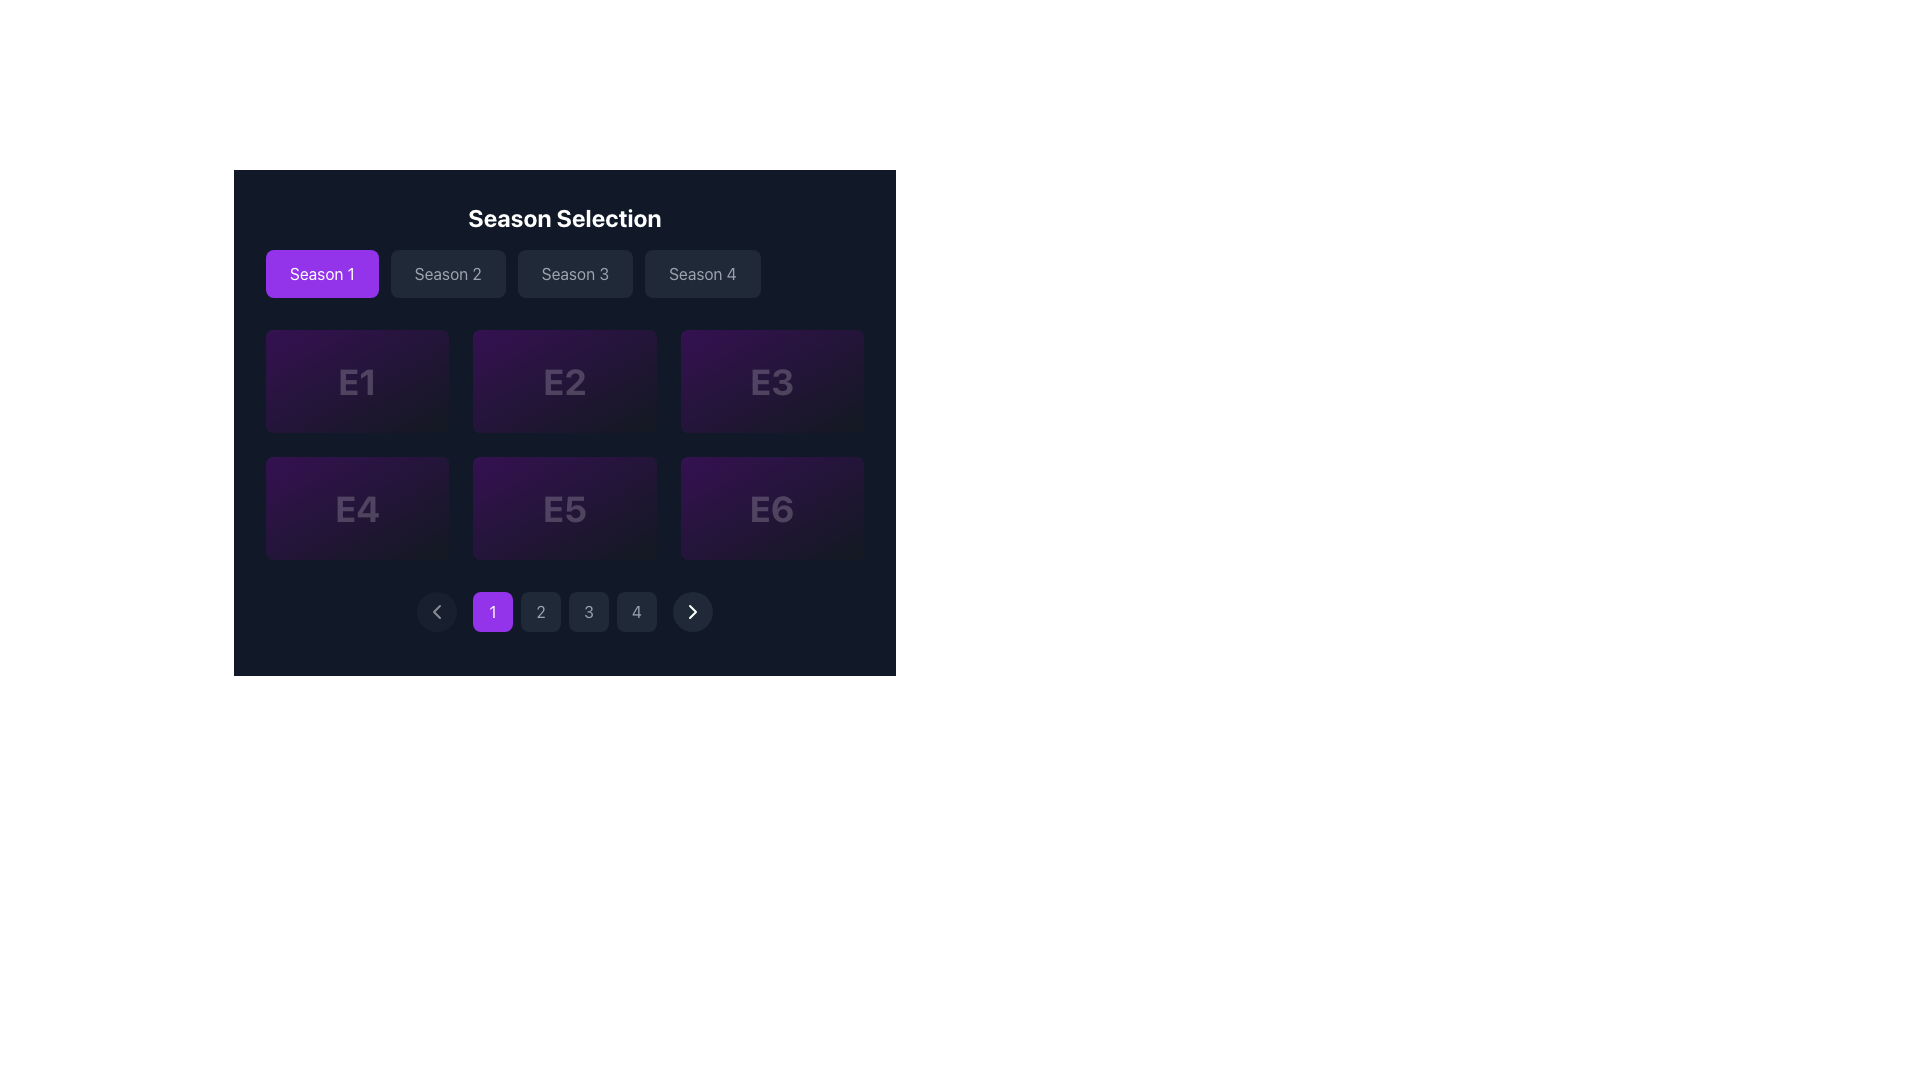  Describe the element at coordinates (771, 381) in the screenshot. I see `the large white text displaying 'E3' in bold on a dark purple background` at that location.